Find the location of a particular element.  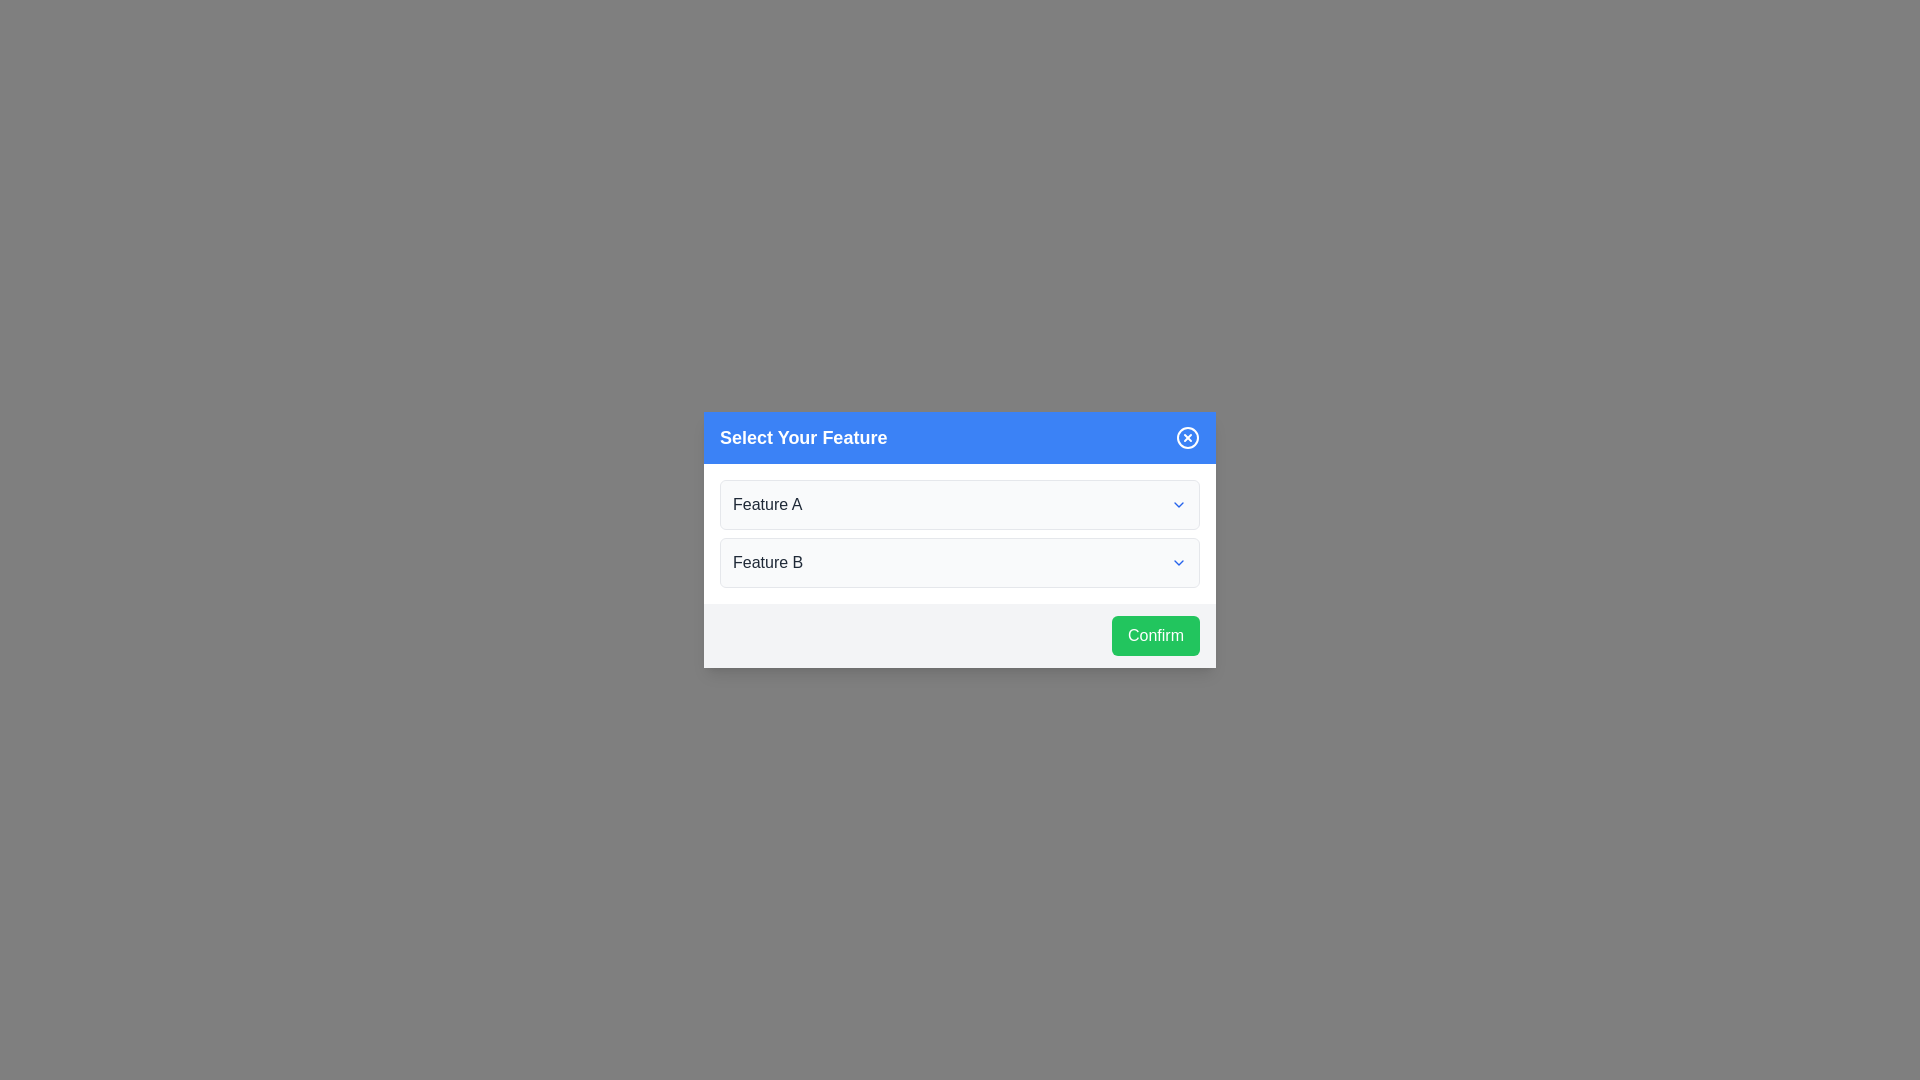

the blue downward-facing chevron button located to the right of the text 'Feature B' is located at coordinates (1179, 563).